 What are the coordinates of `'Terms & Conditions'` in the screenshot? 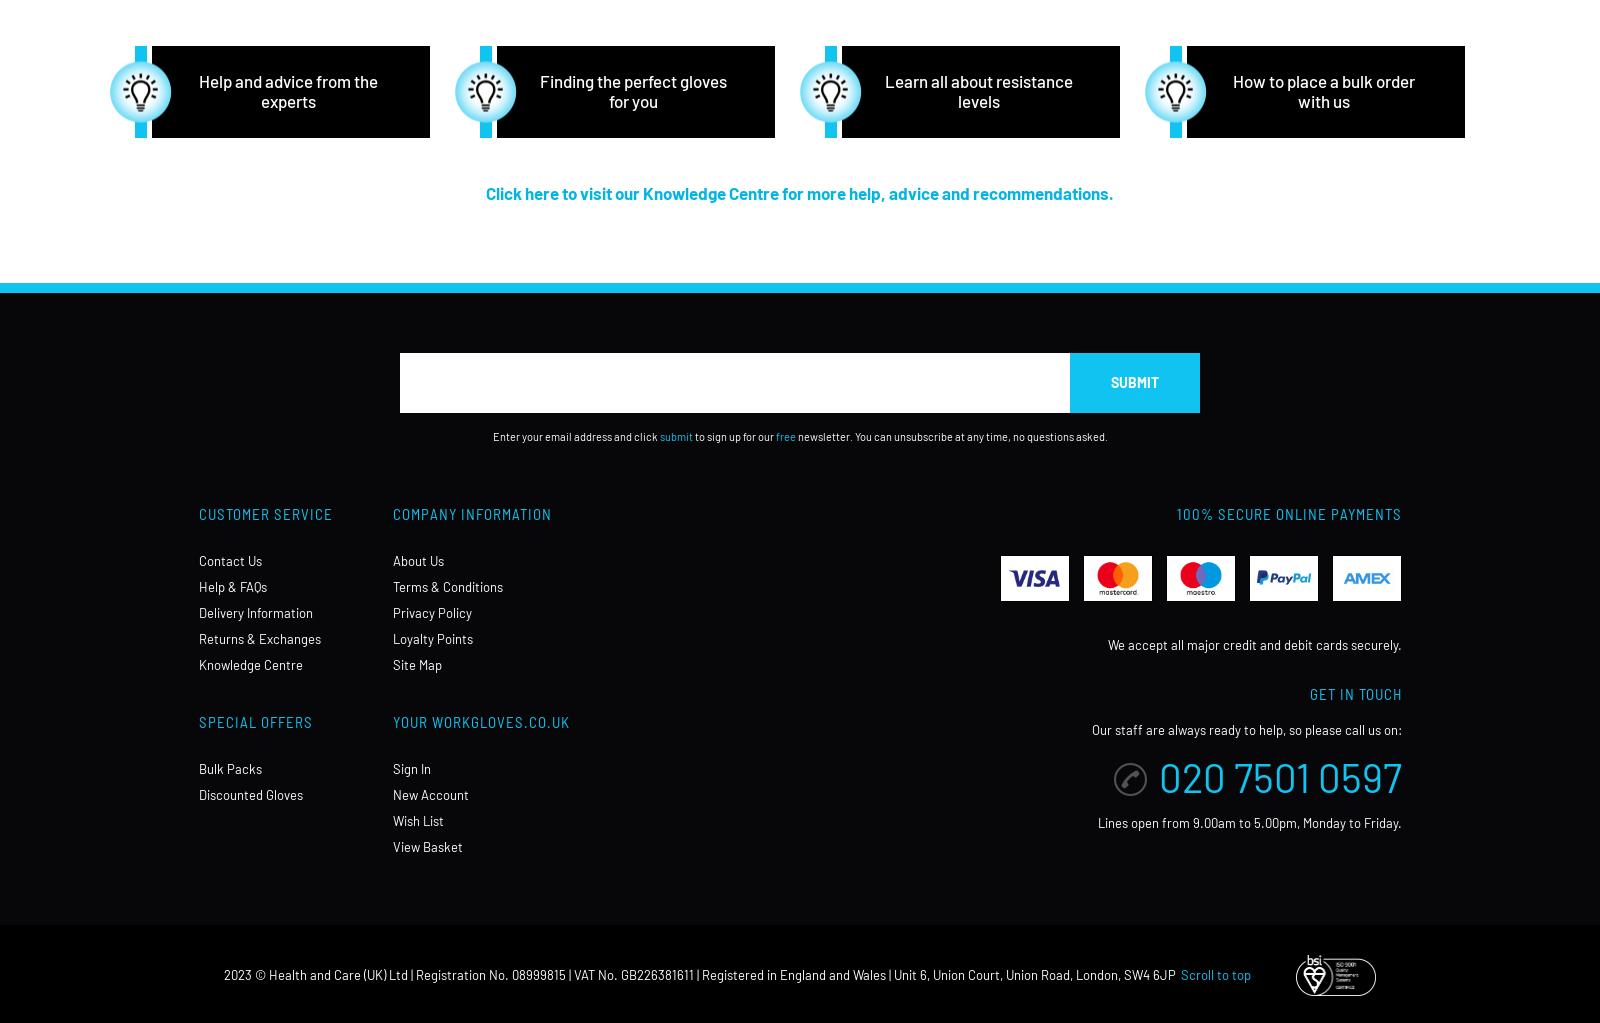 It's located at (446, 586).